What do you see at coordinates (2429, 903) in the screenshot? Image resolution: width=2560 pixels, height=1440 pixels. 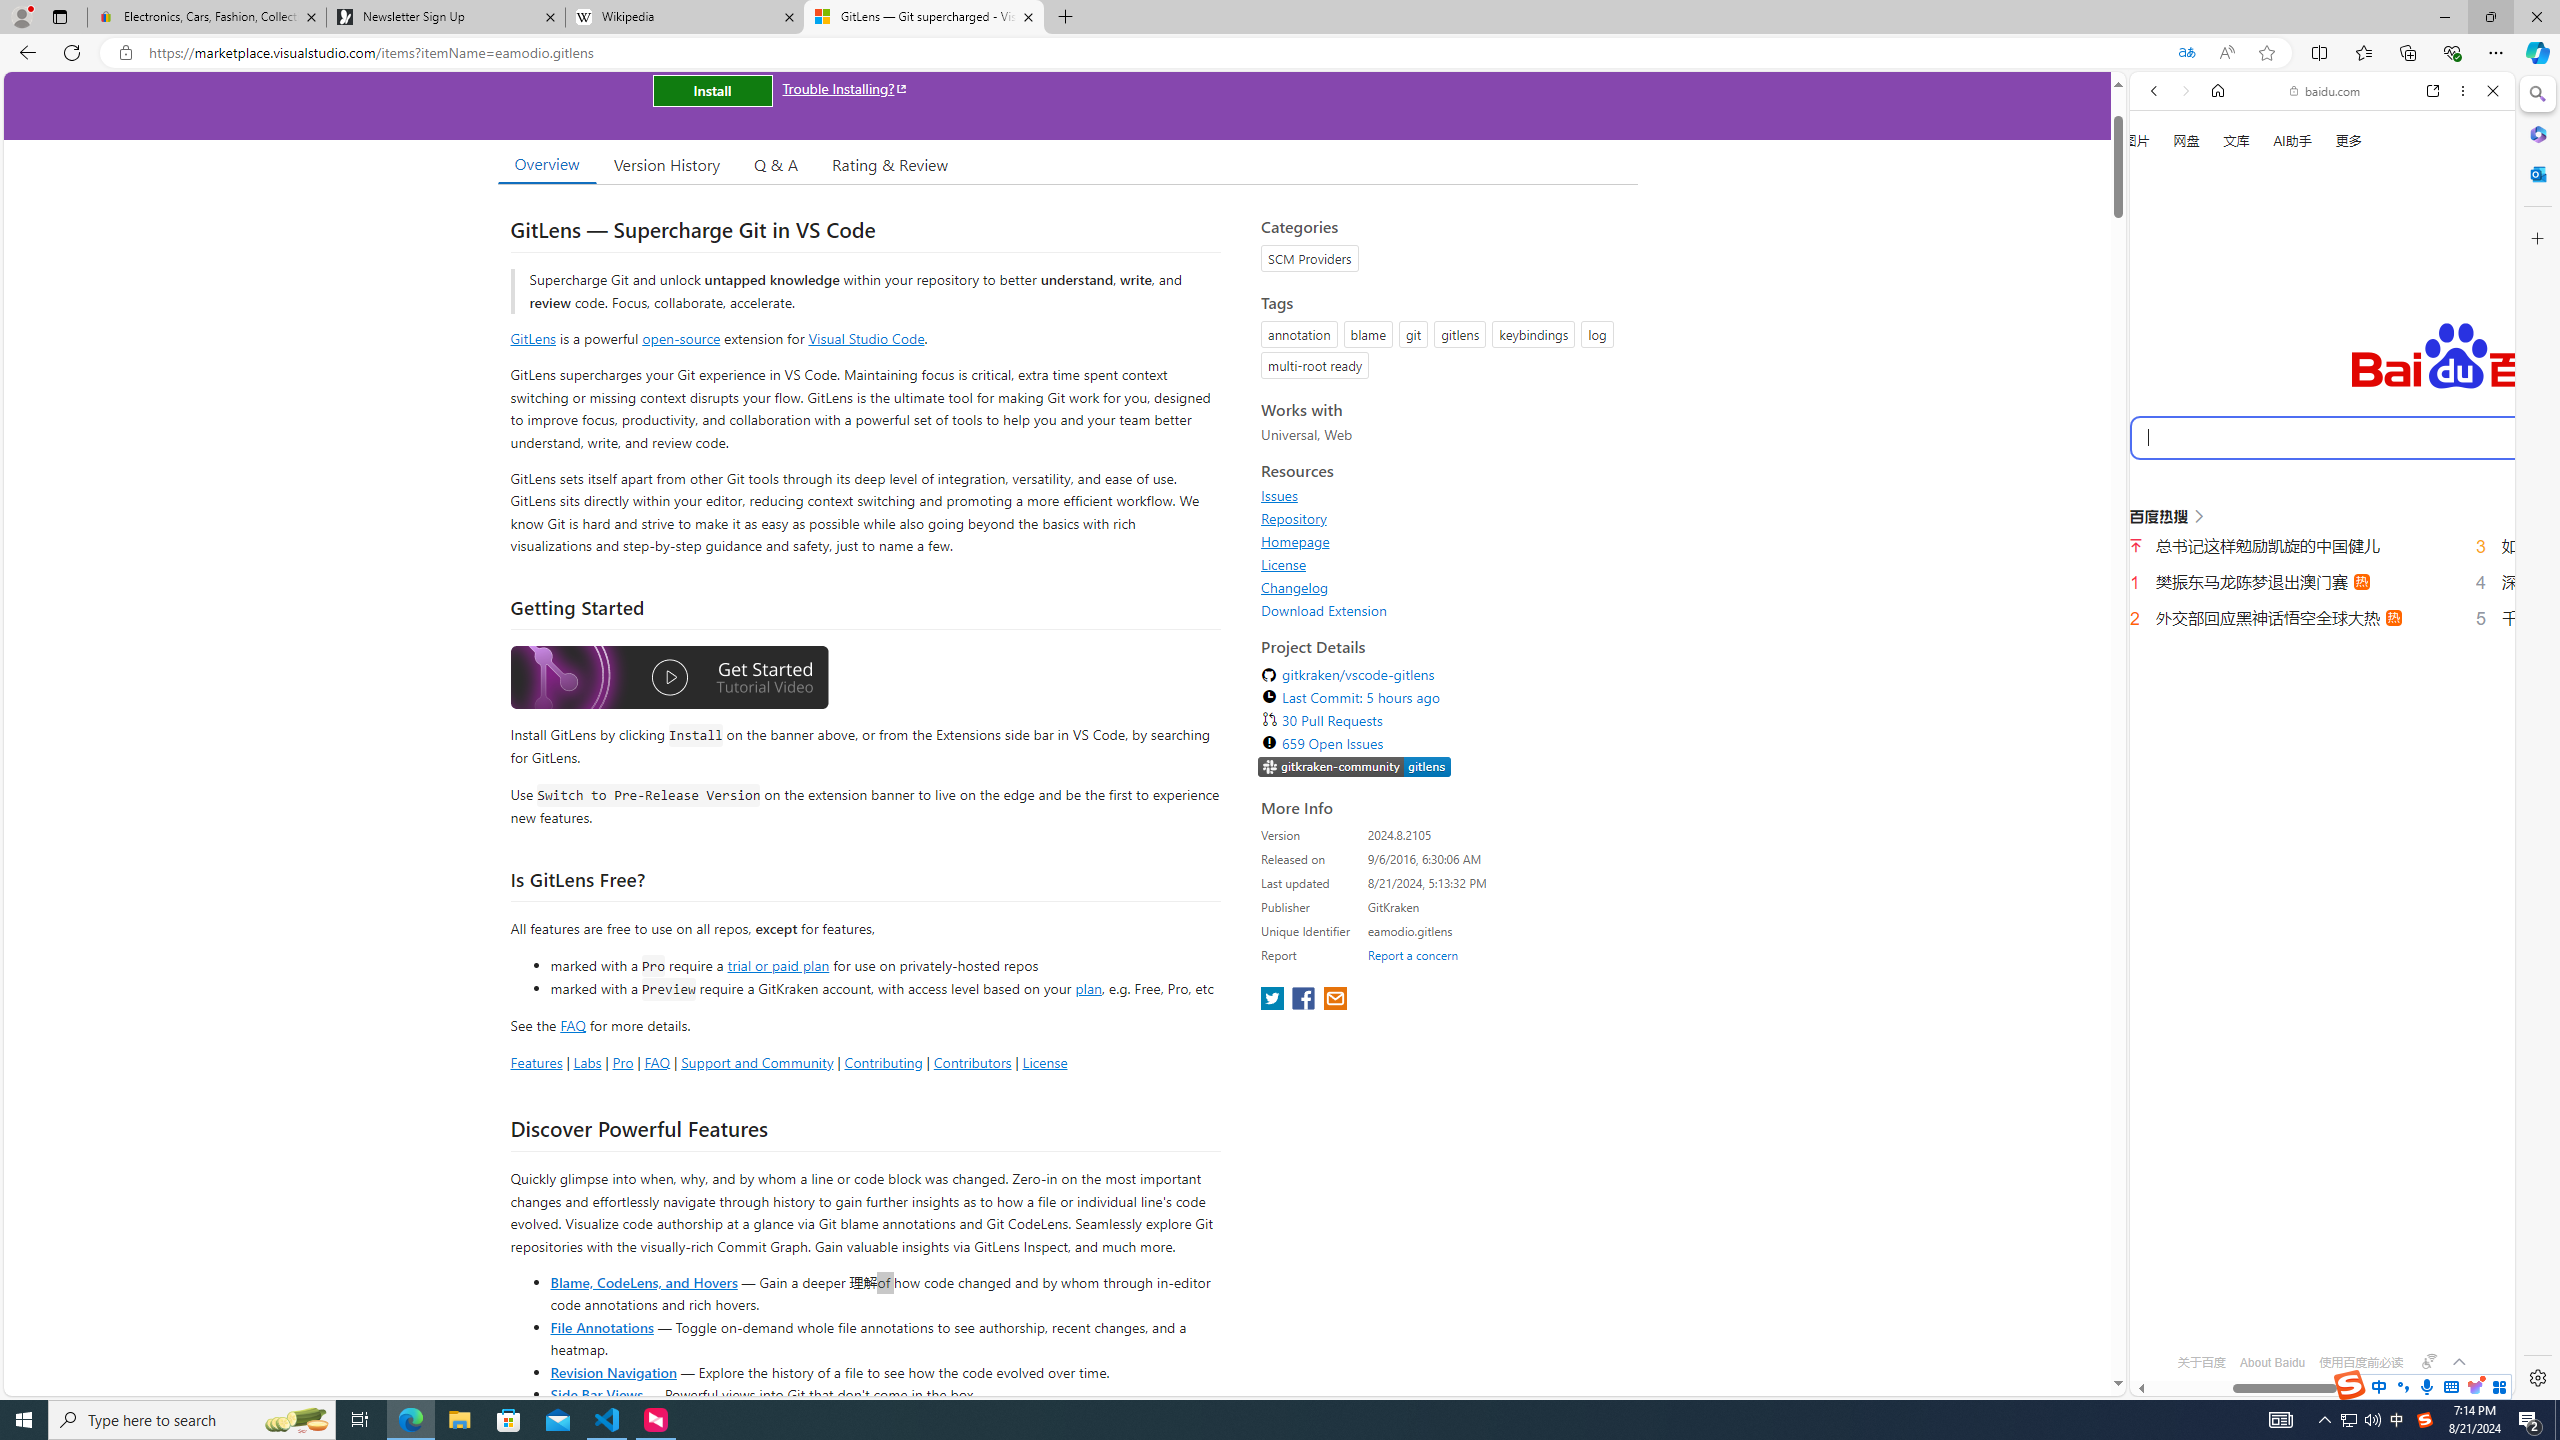 I see `'Actions for this site'` at bounding box center [2429, 903].